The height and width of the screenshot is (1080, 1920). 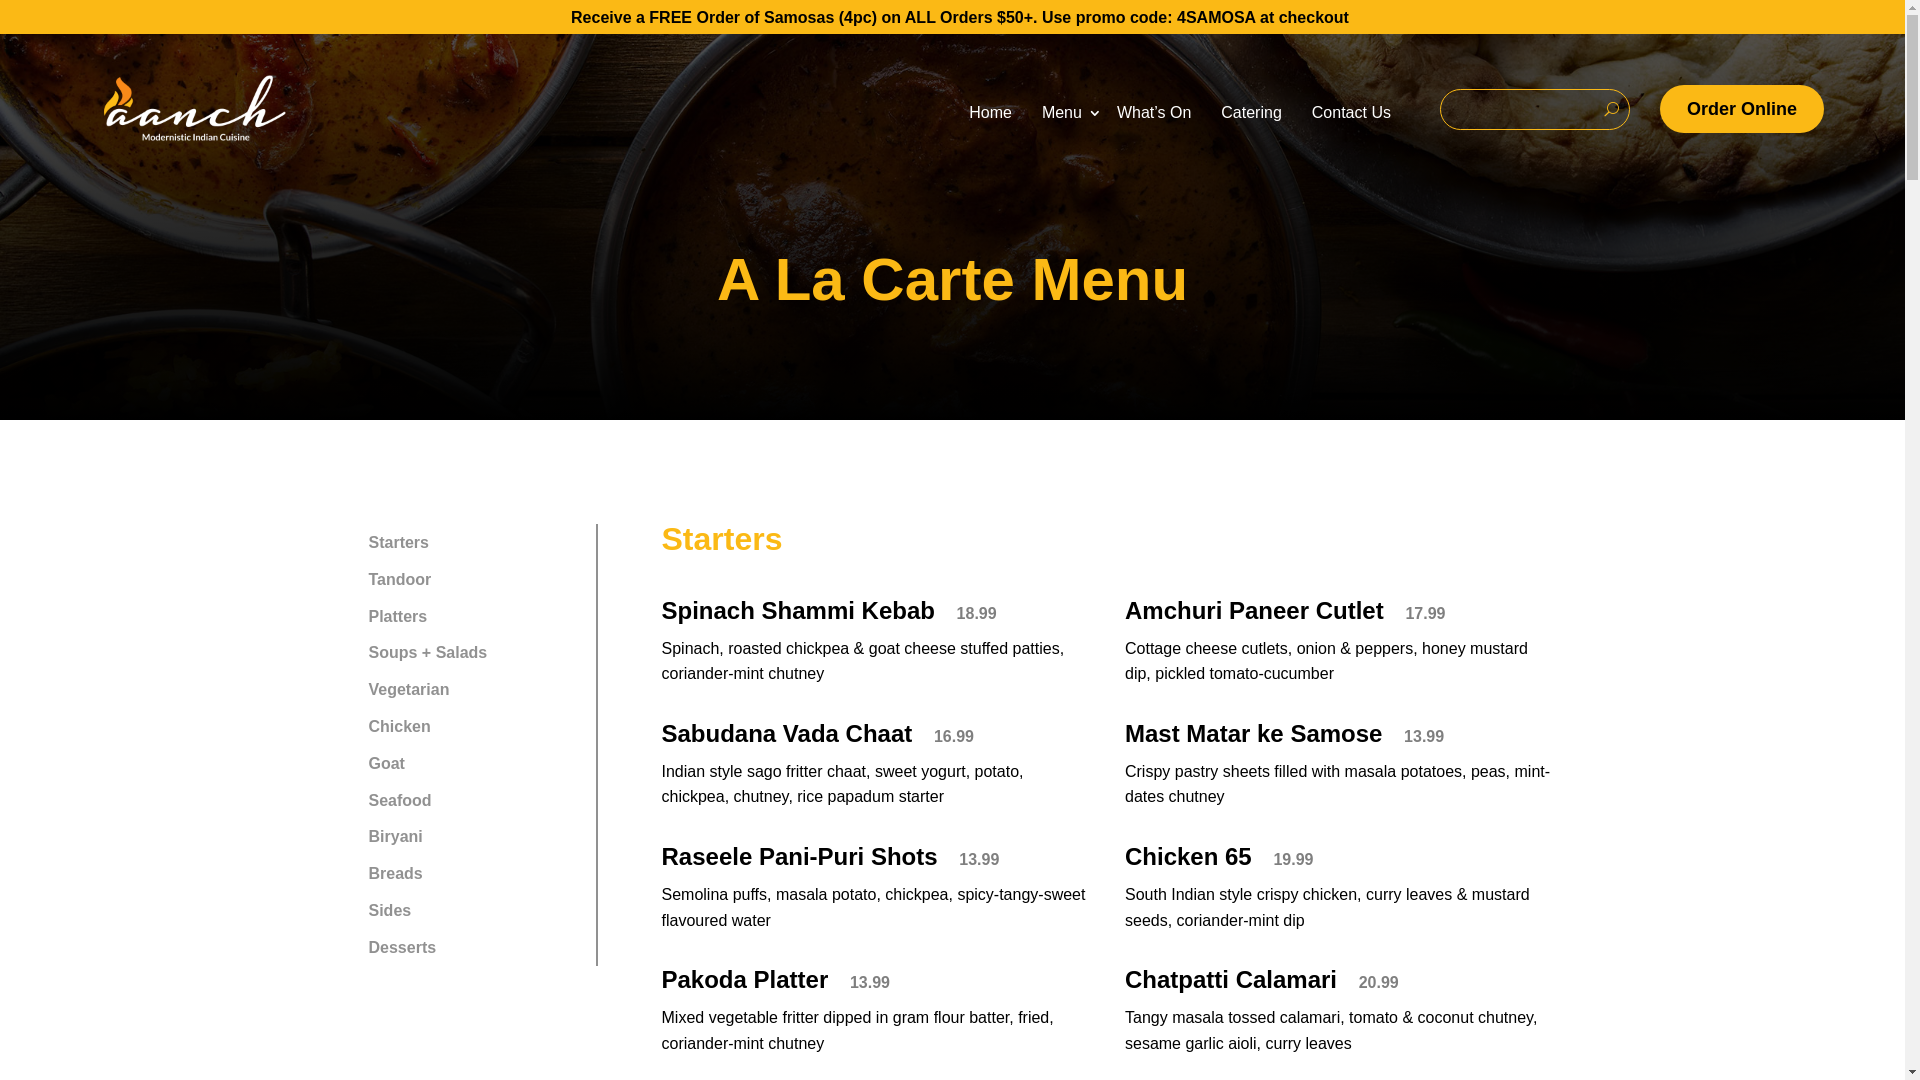 What do you see at coordinates (1296, 112) in the screenshot?
I see `'Contact Us'` at bounding box center [1296, 112].